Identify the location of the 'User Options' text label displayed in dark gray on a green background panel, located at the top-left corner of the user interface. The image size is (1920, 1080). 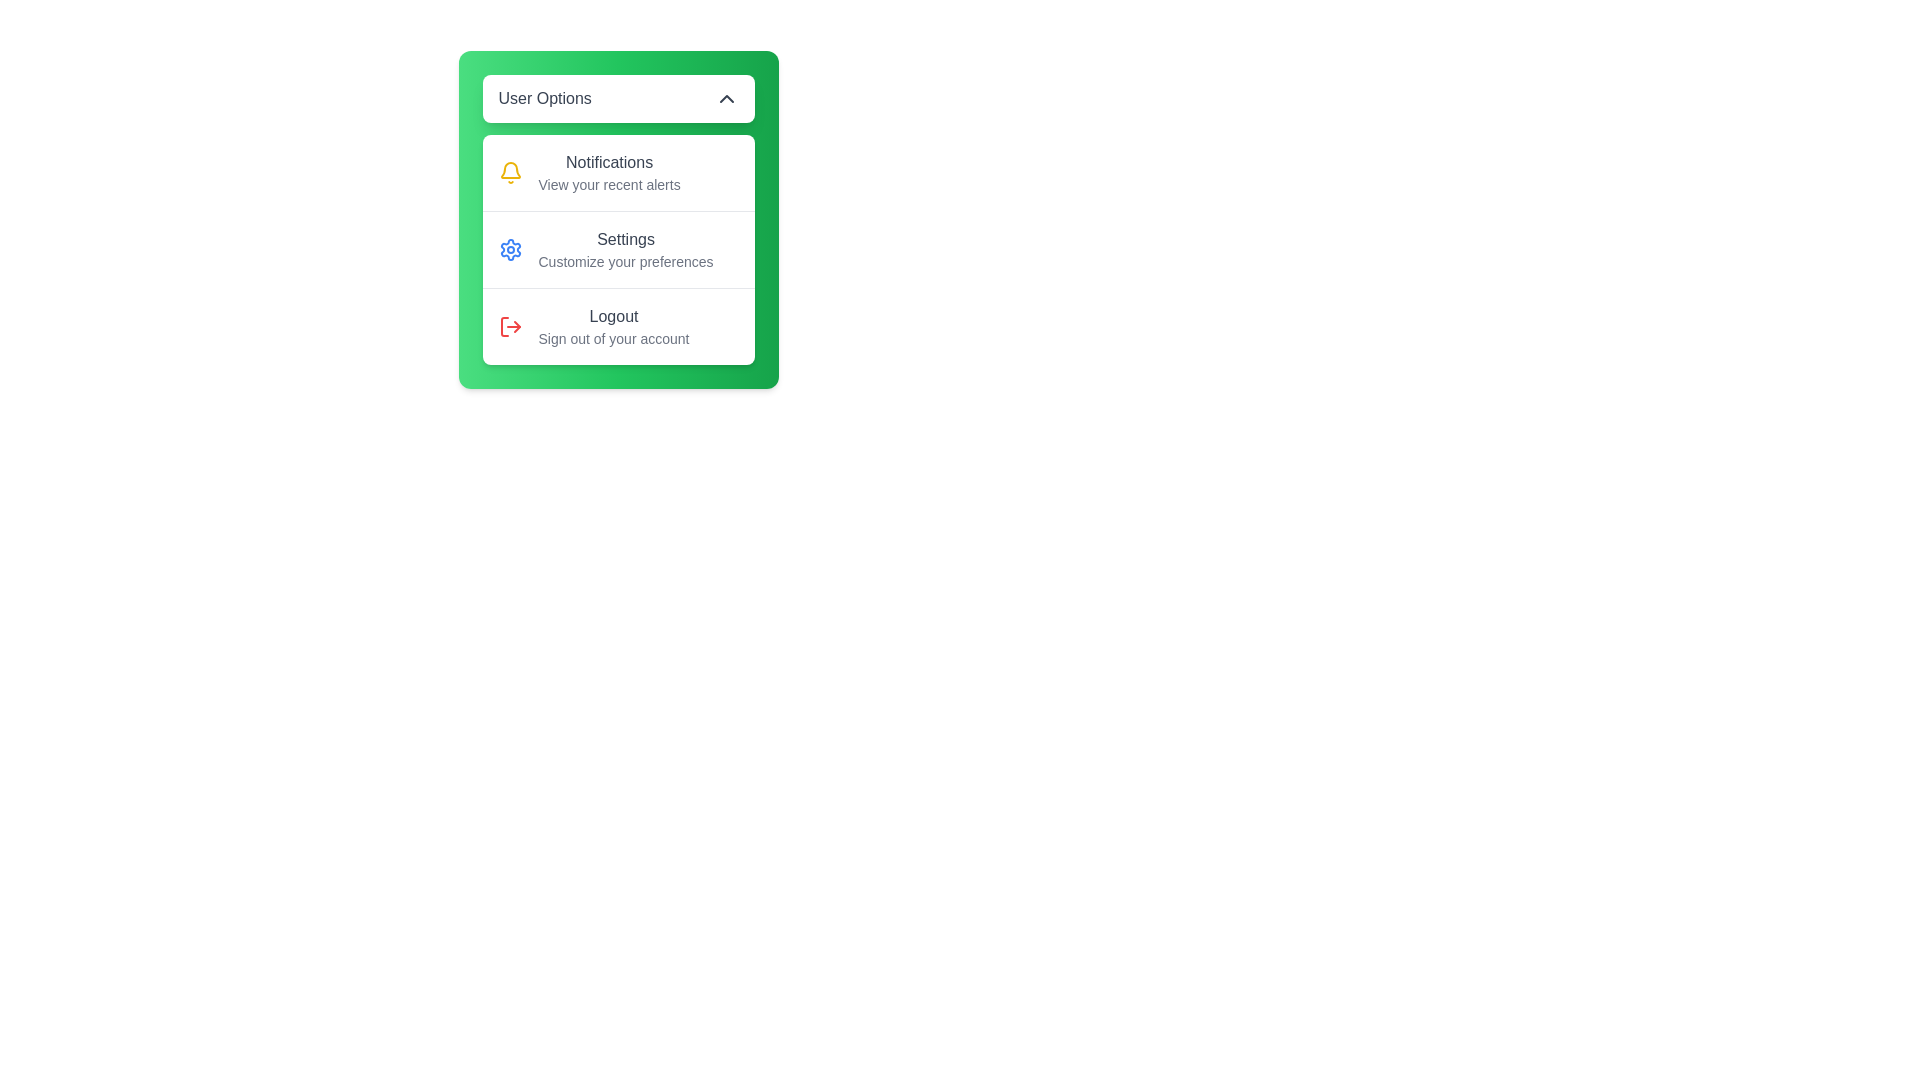
(545, 99).